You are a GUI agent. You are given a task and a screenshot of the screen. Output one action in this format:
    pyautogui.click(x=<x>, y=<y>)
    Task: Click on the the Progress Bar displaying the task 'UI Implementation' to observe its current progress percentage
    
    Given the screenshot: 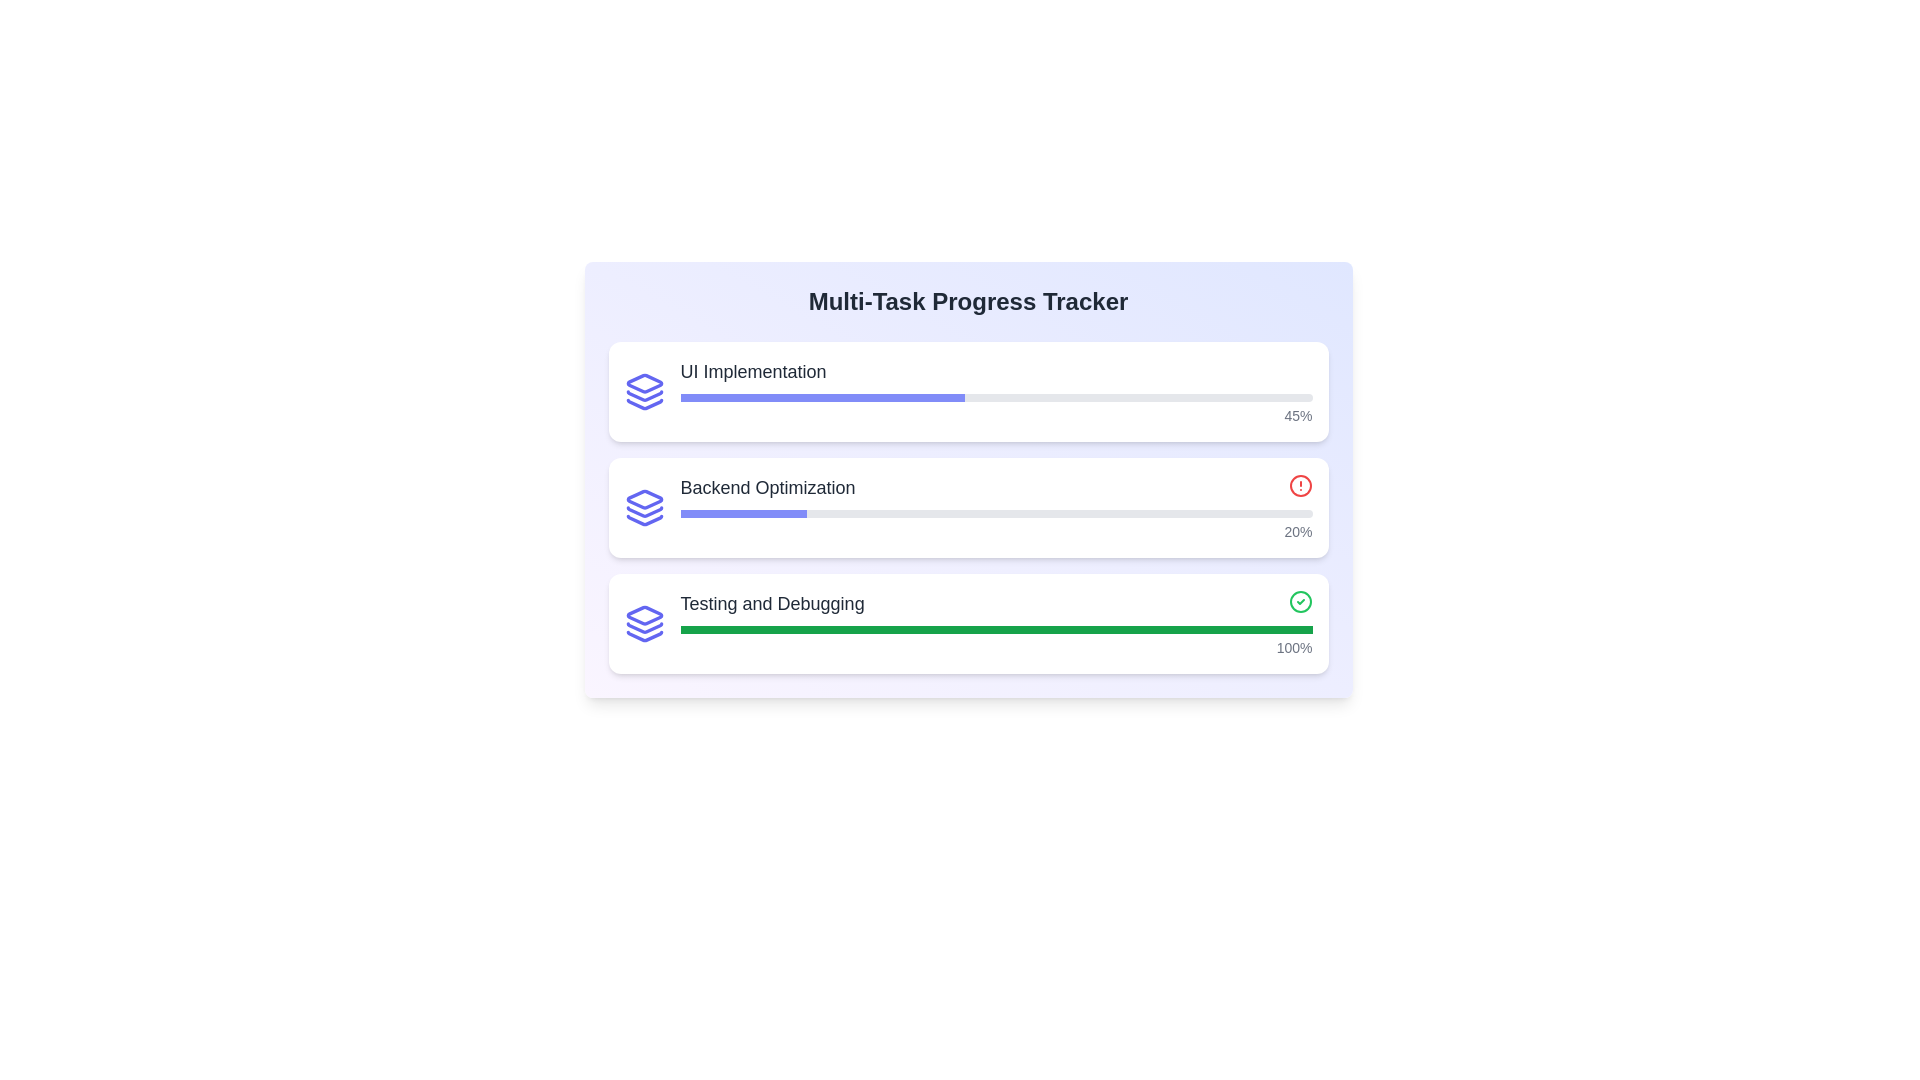 What is the action you would take?
    pyautogui.click(x=996, y=392)
    